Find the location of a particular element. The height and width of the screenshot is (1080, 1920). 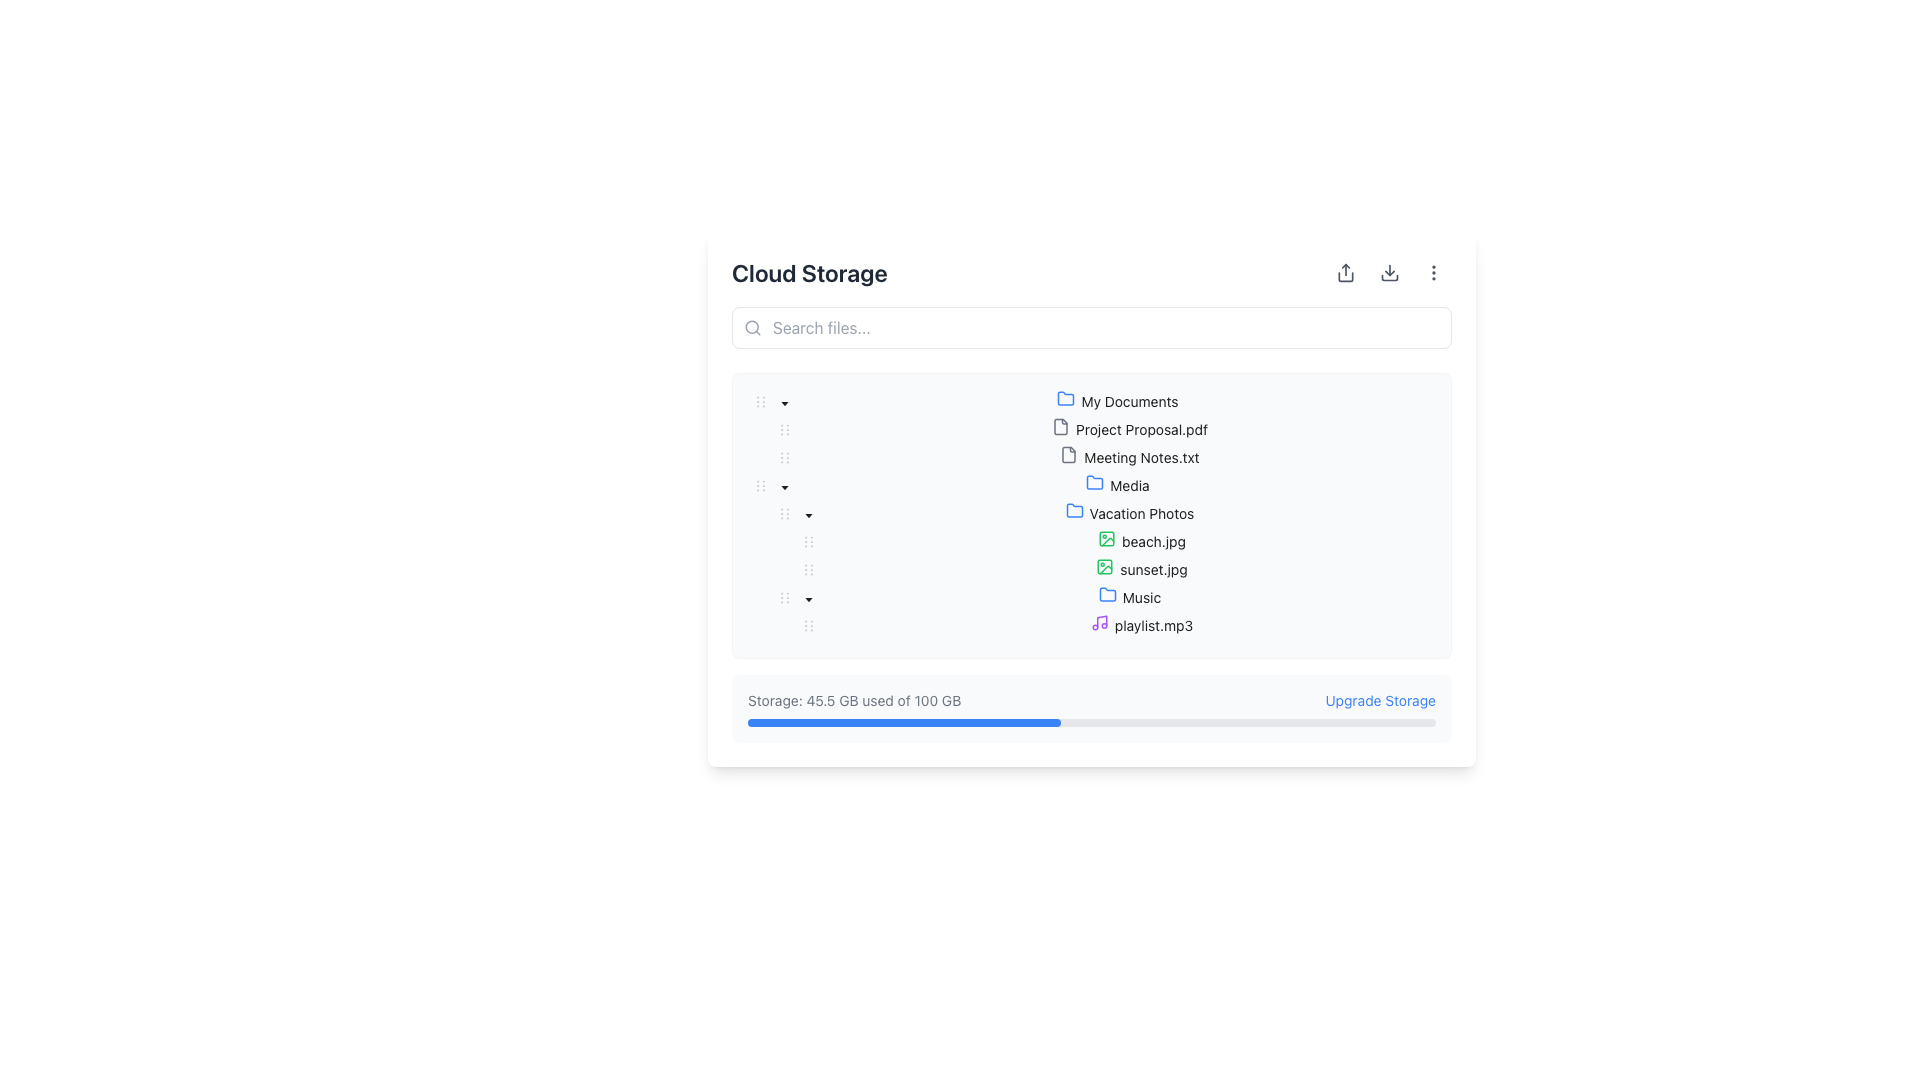

the file item labeled 'beach.jpg' within the 'Vacation Photos' folder is located at coordinates (1142, 542).